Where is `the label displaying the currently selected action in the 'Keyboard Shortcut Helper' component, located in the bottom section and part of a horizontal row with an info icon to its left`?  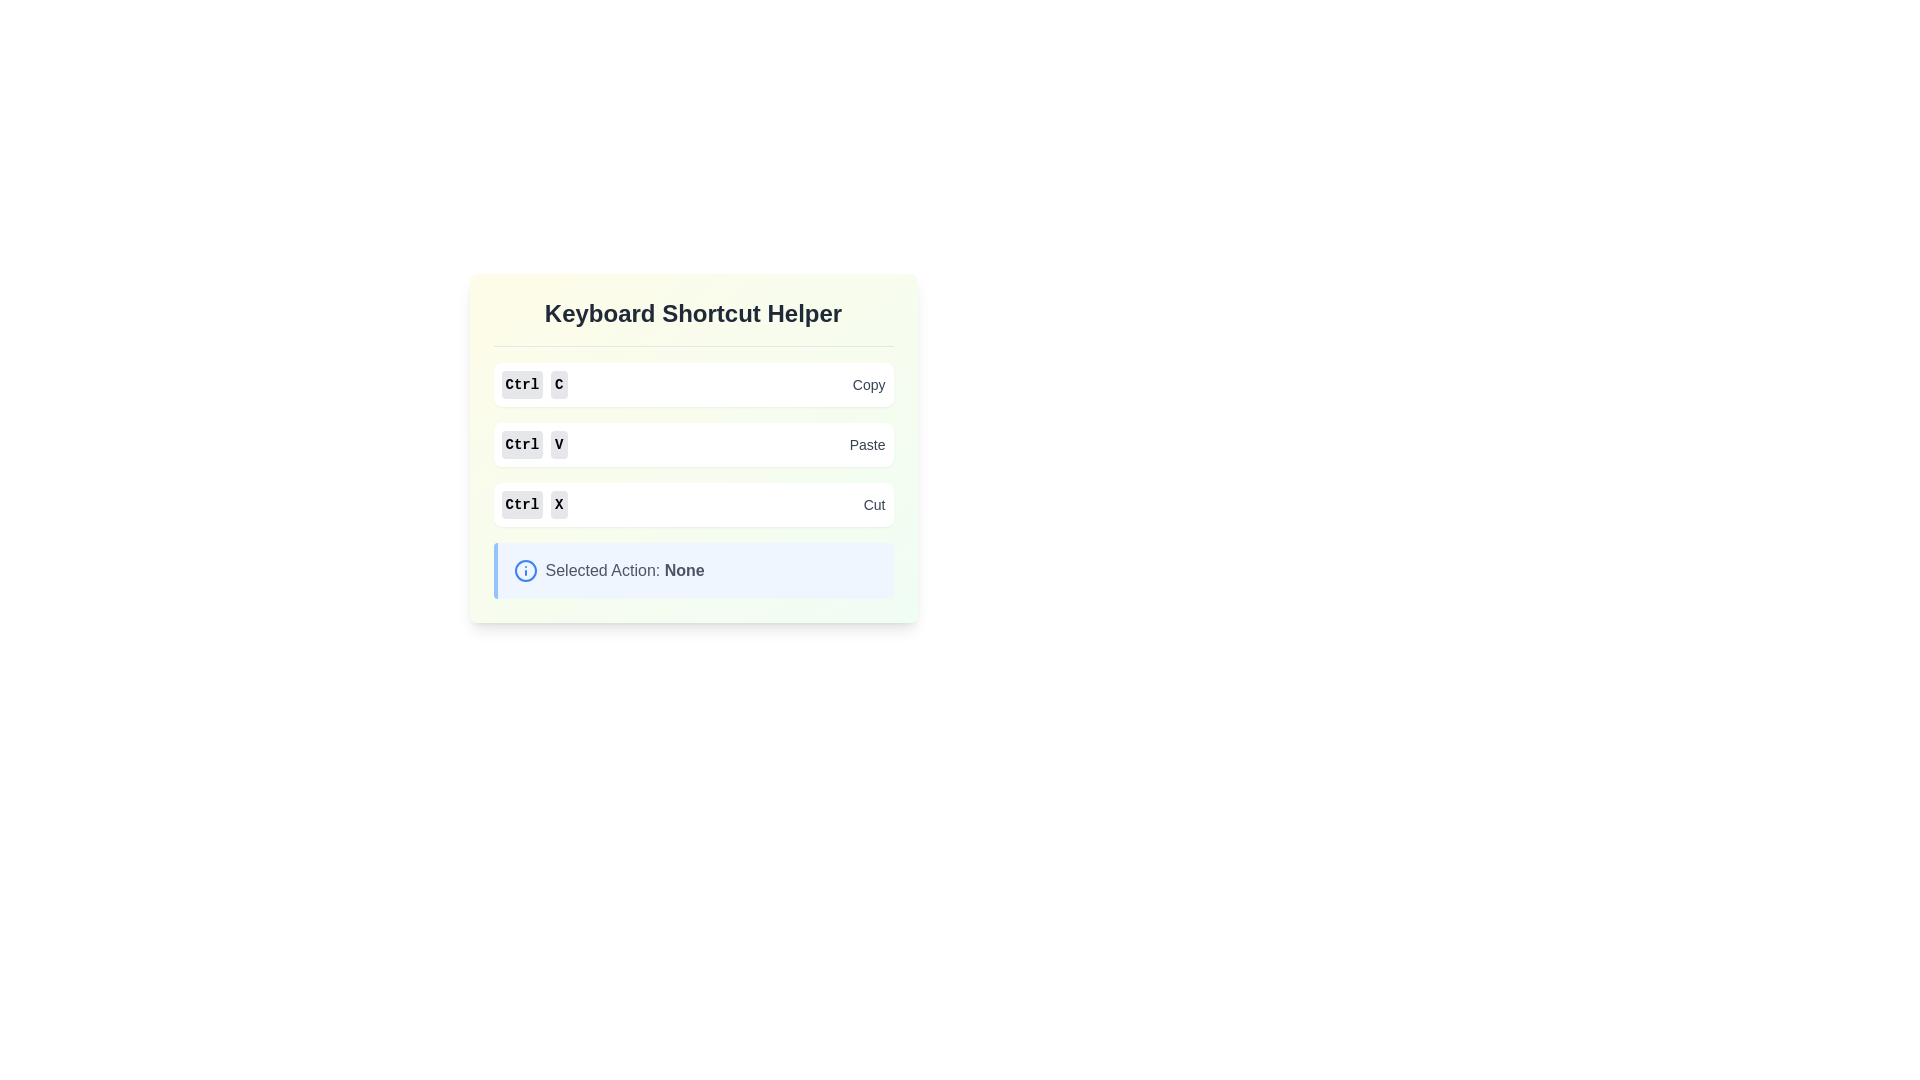 the label displaying the currently selected action in the 'Keyboard Shortcut Helper' component, located in the bottom section and part of a horizontal row with an info icon to its left is located at coordinates (624, 570).